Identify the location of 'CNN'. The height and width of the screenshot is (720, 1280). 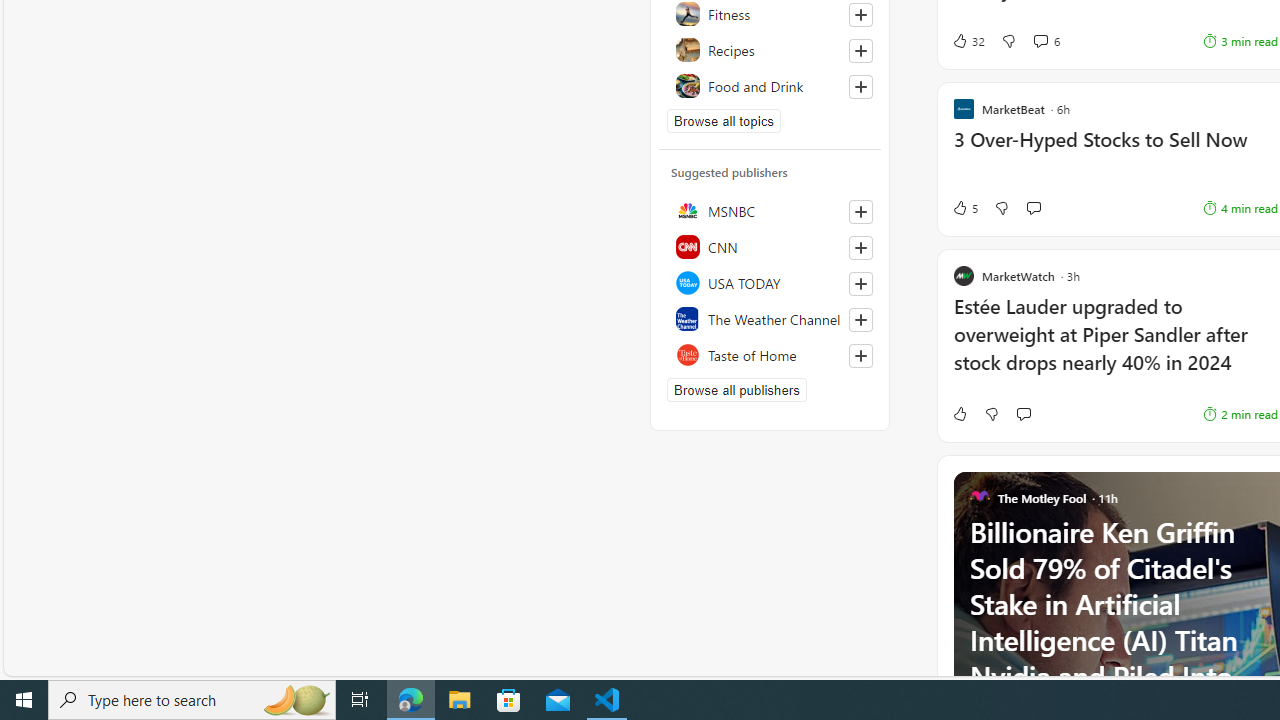
(769, 245).